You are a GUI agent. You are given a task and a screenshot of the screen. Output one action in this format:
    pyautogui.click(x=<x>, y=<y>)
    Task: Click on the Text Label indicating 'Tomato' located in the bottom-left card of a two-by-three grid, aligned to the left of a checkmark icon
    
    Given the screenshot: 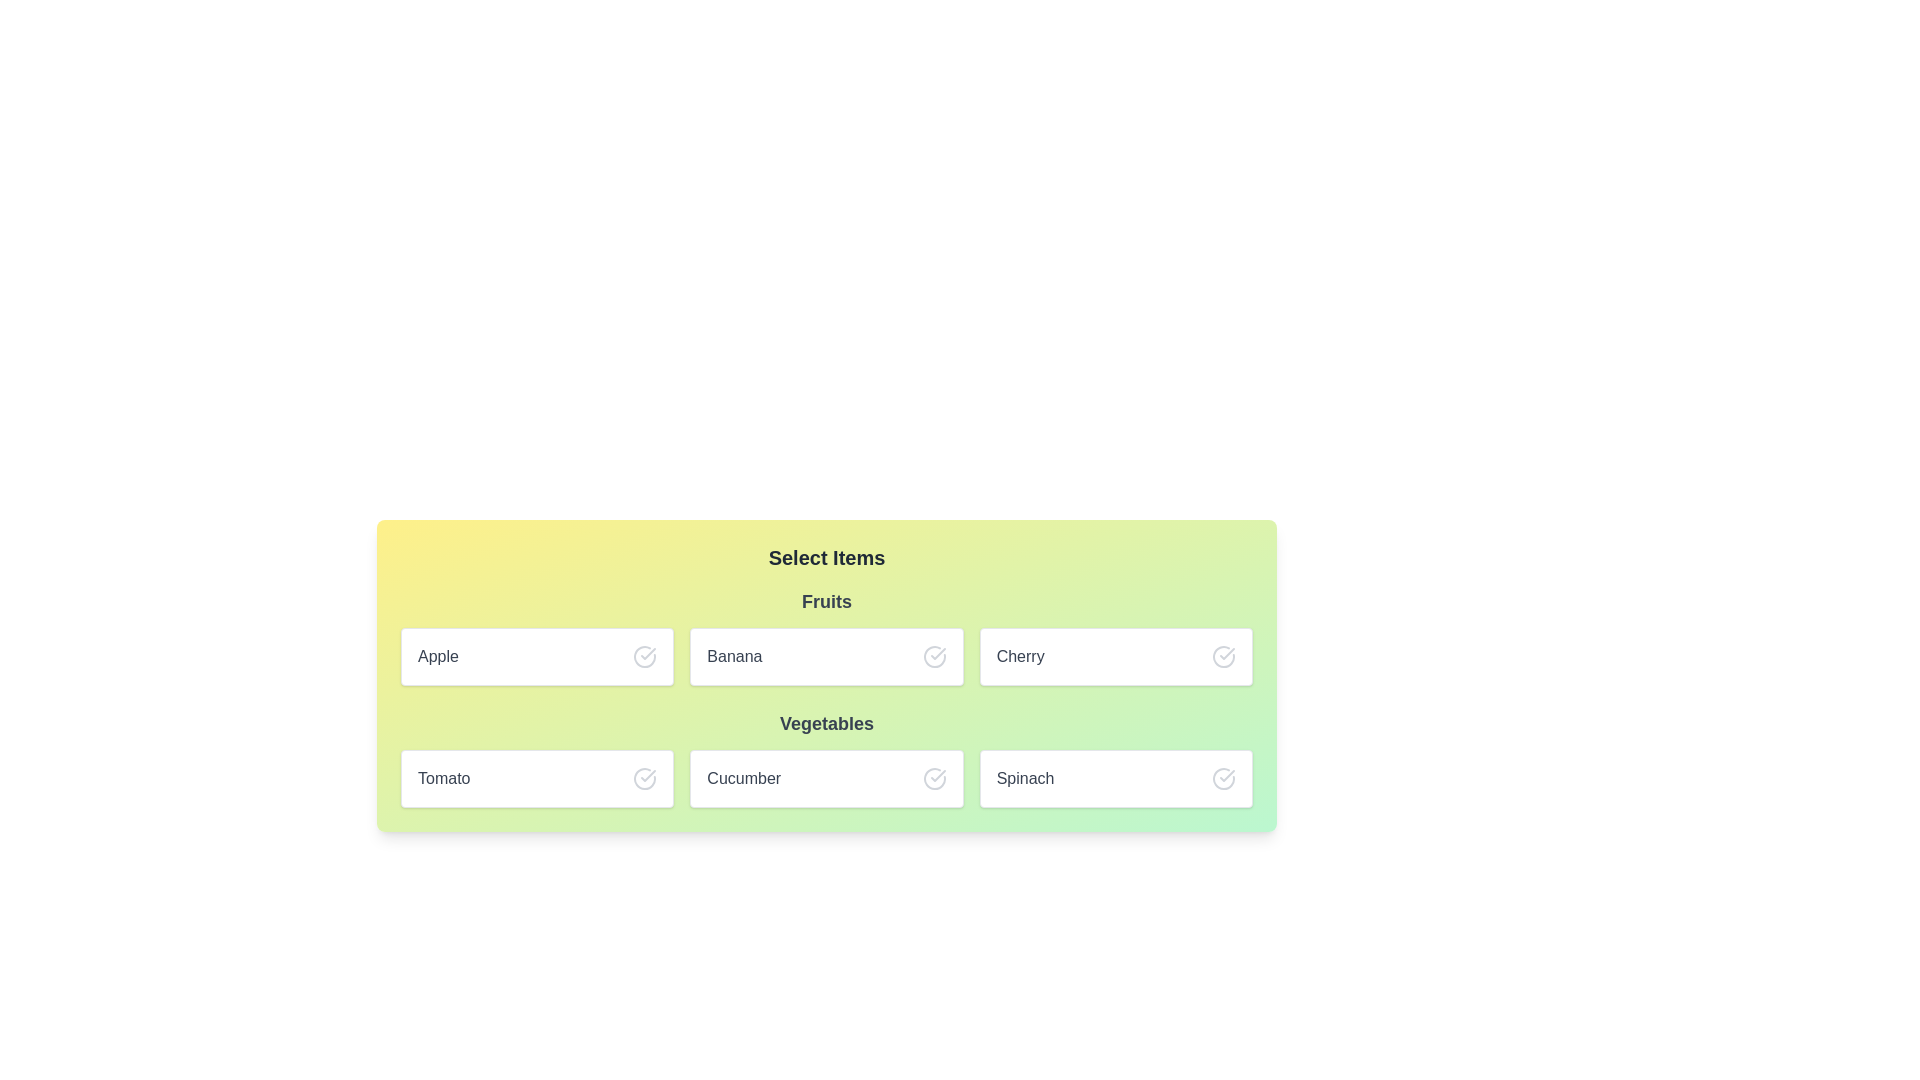 What is the action you would take?
    pyautogui.click(x=443, y=778)
    